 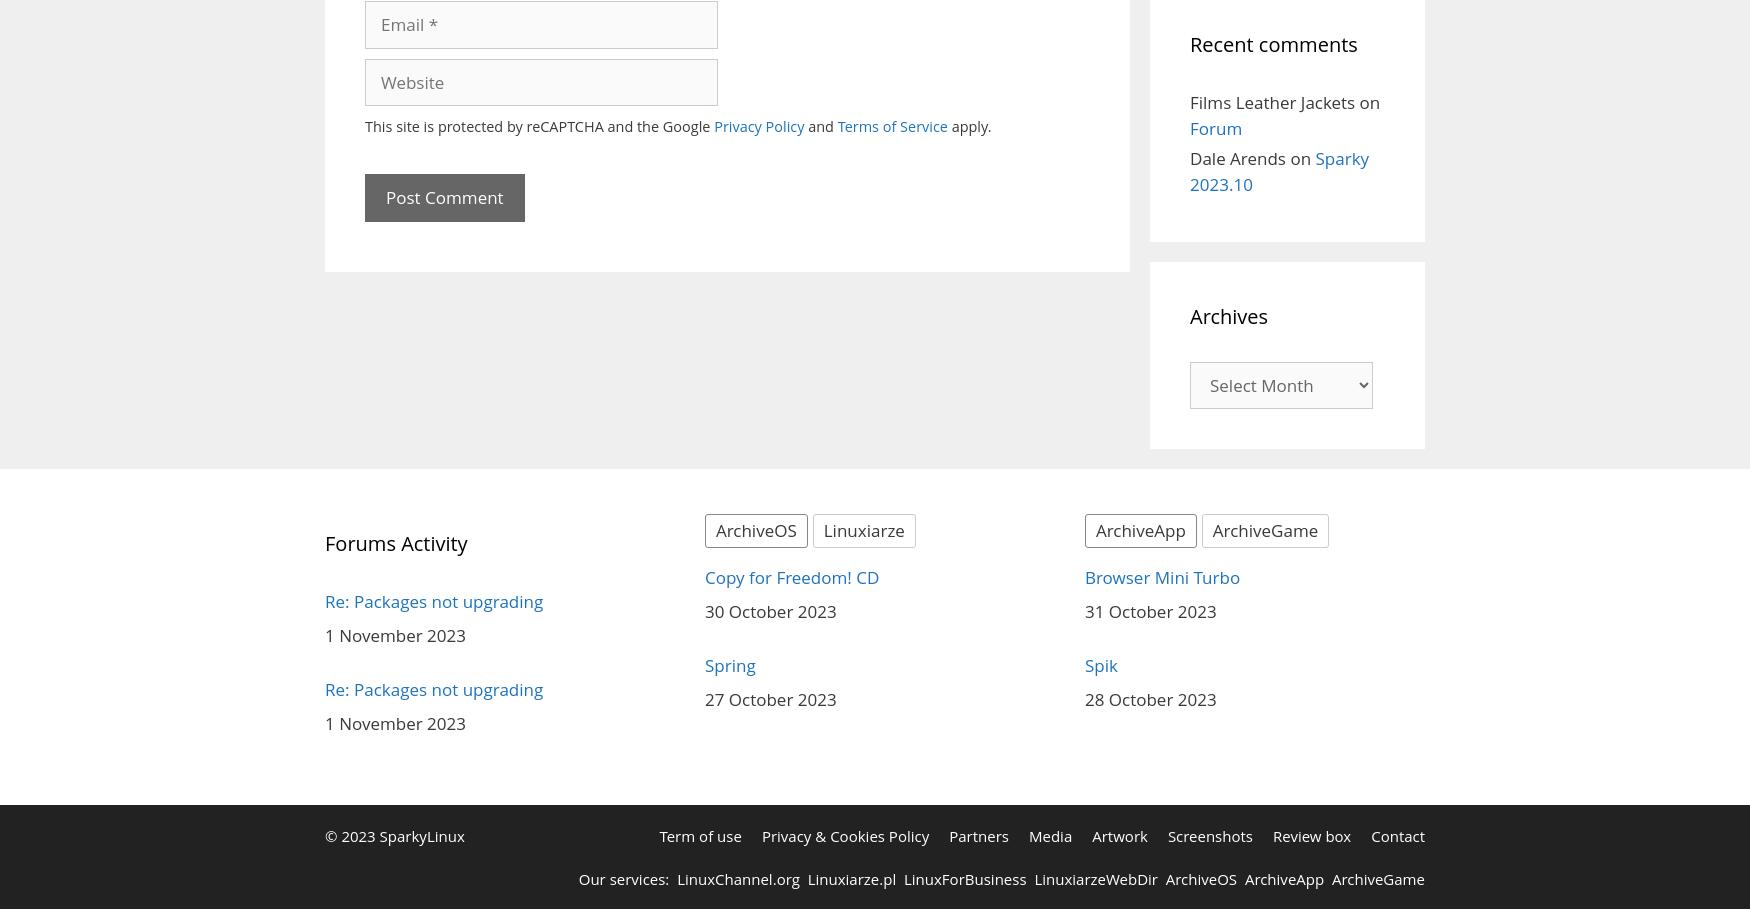 I want to click on 'This site is protected by reCAPTCHA and the Google', so click(x=538, y=126).